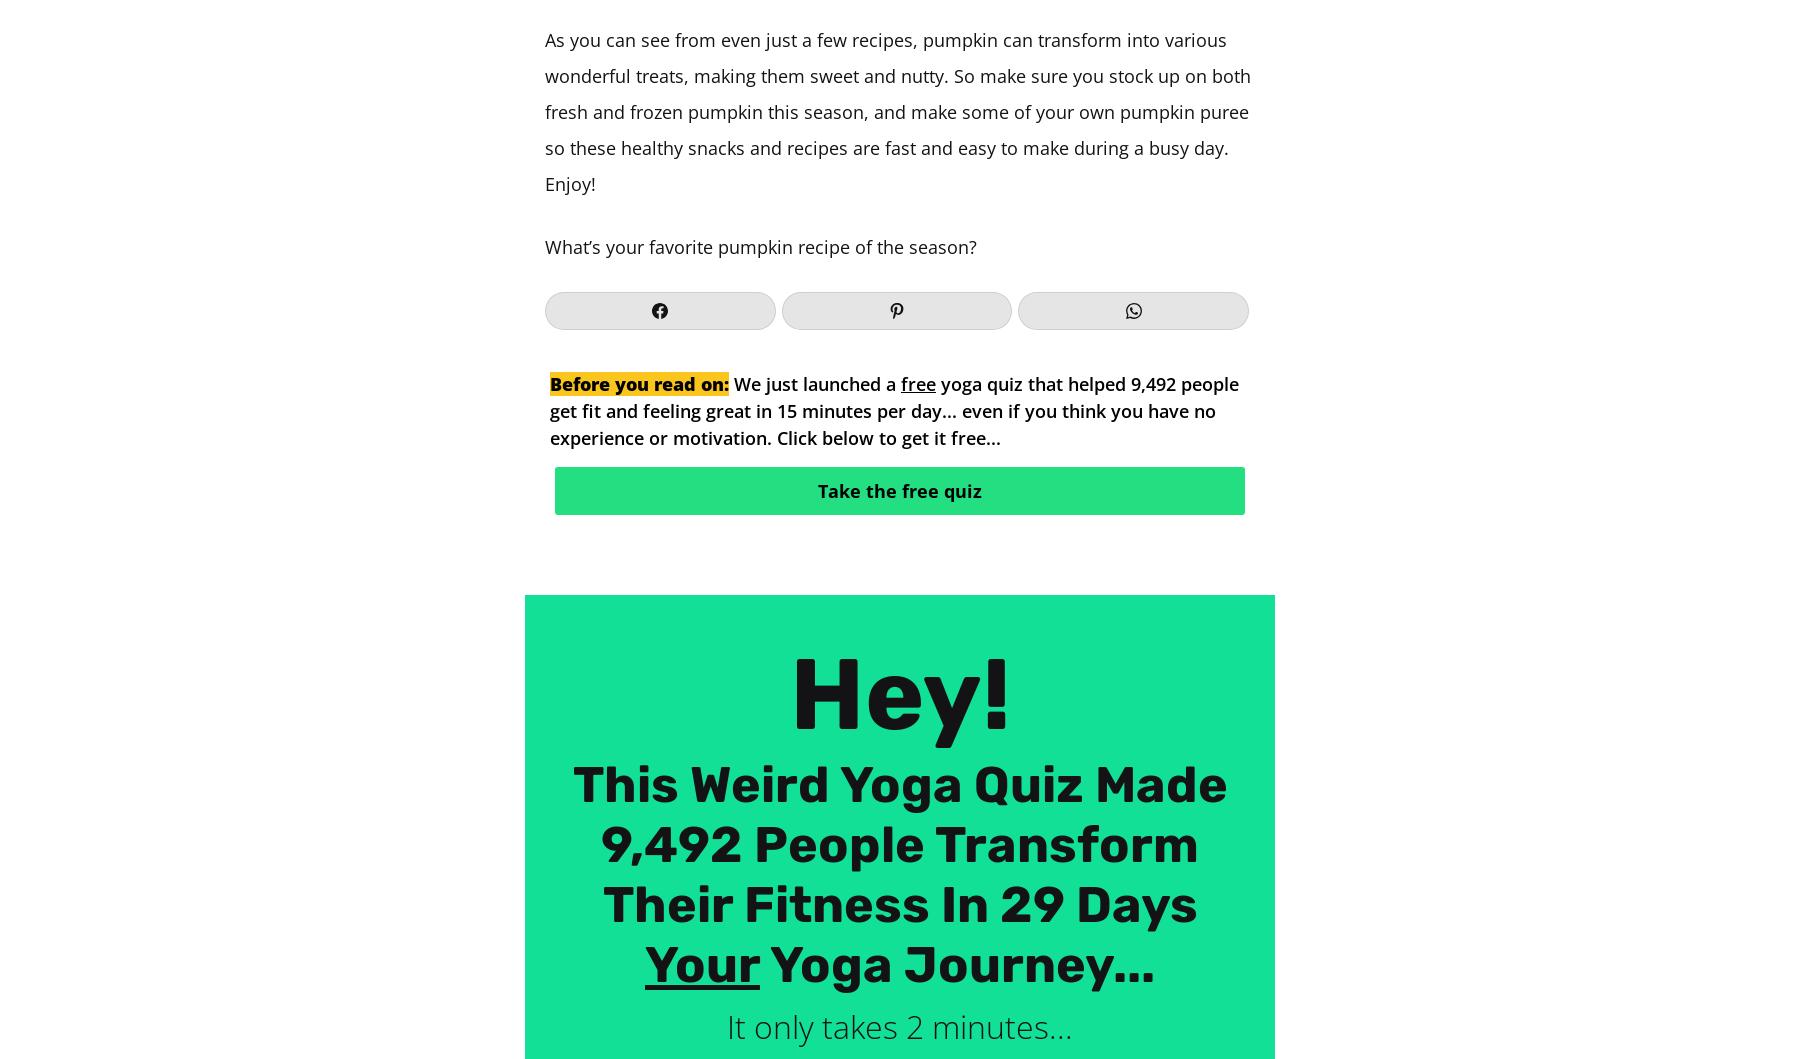  I want to click on 'Before you read on:', so click(639, 382).